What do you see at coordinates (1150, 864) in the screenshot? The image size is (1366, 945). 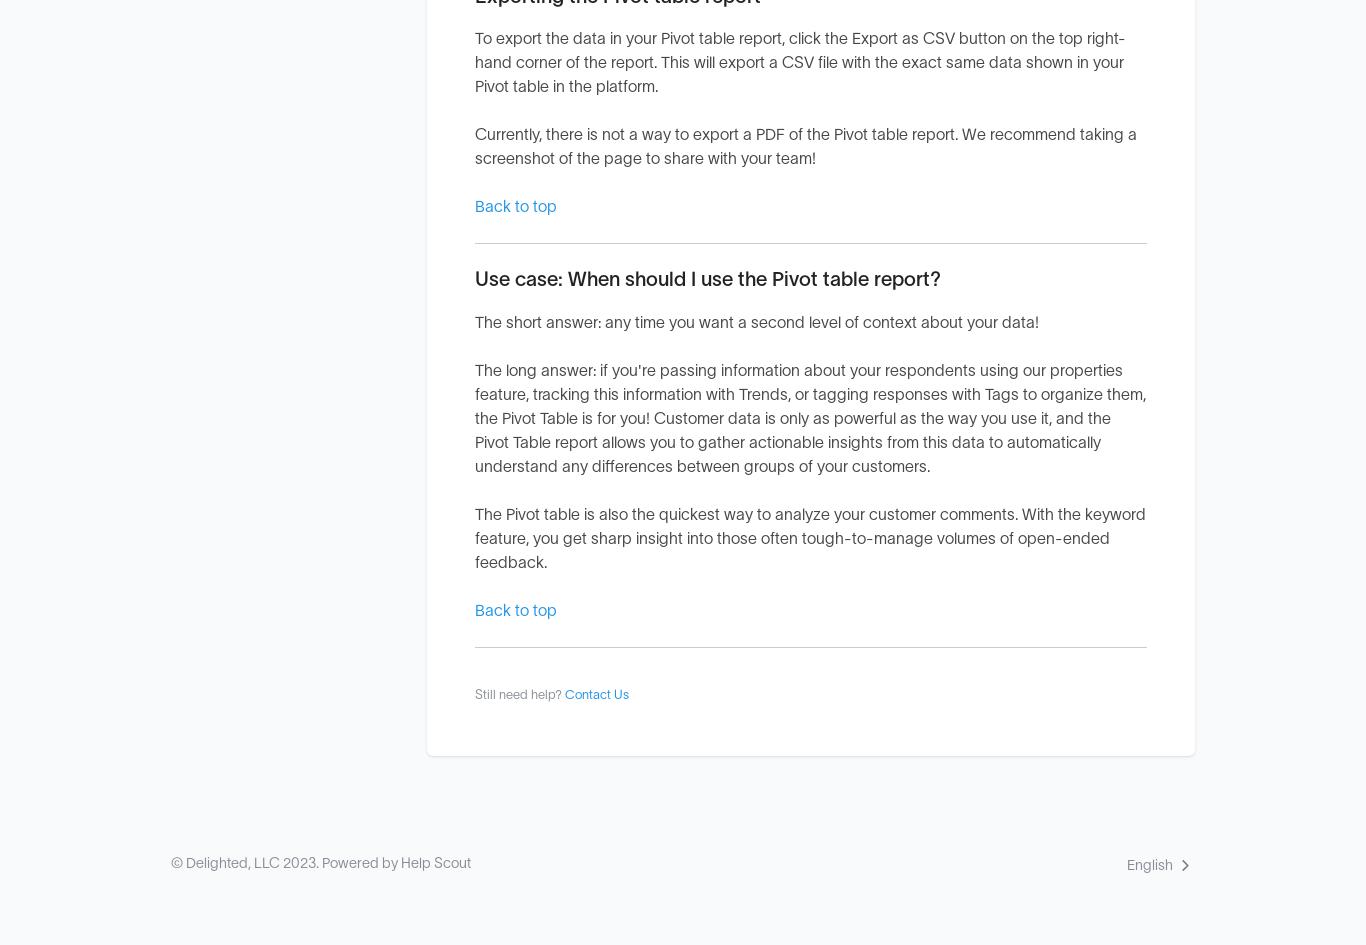 I see `'English'` at bounding box center [1150, 864].